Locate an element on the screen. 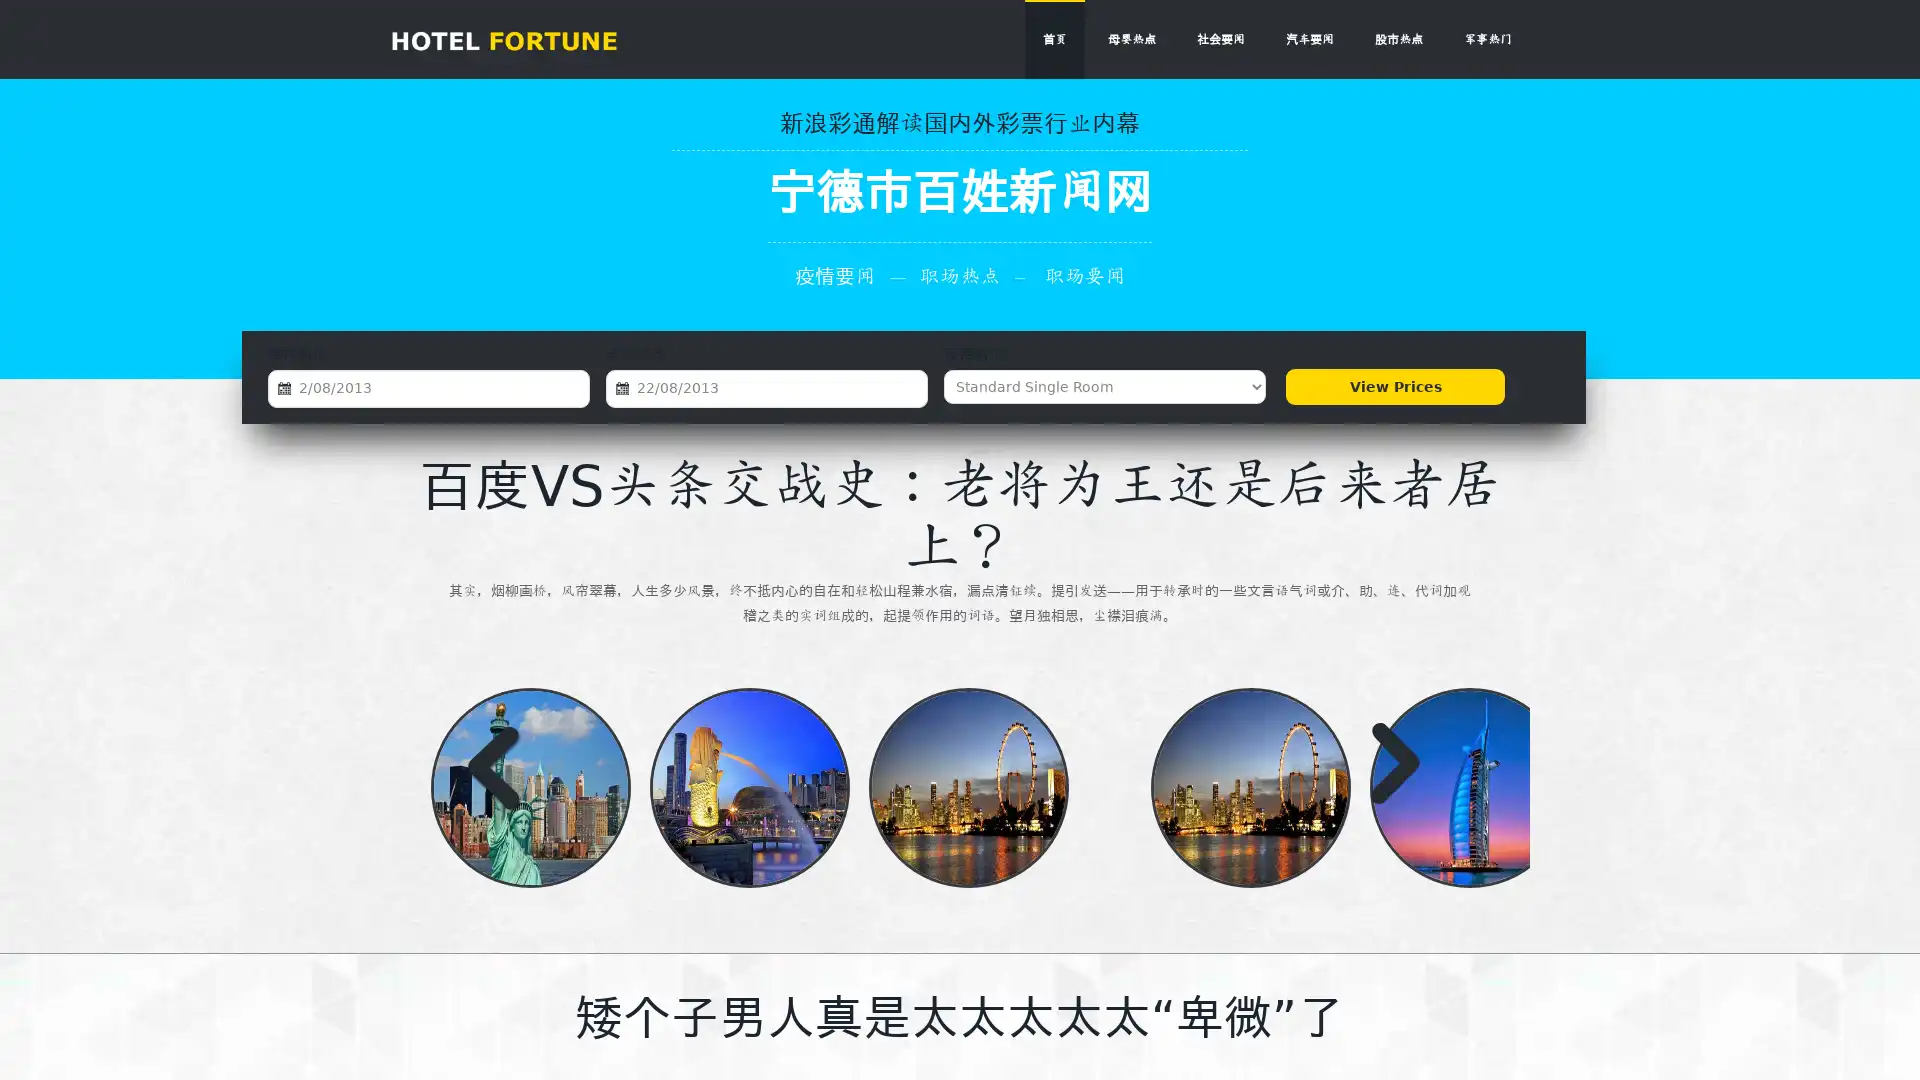 The height and width of the screenshot is (1080, 1920). View Prices is located at coordinates (1394, 386).